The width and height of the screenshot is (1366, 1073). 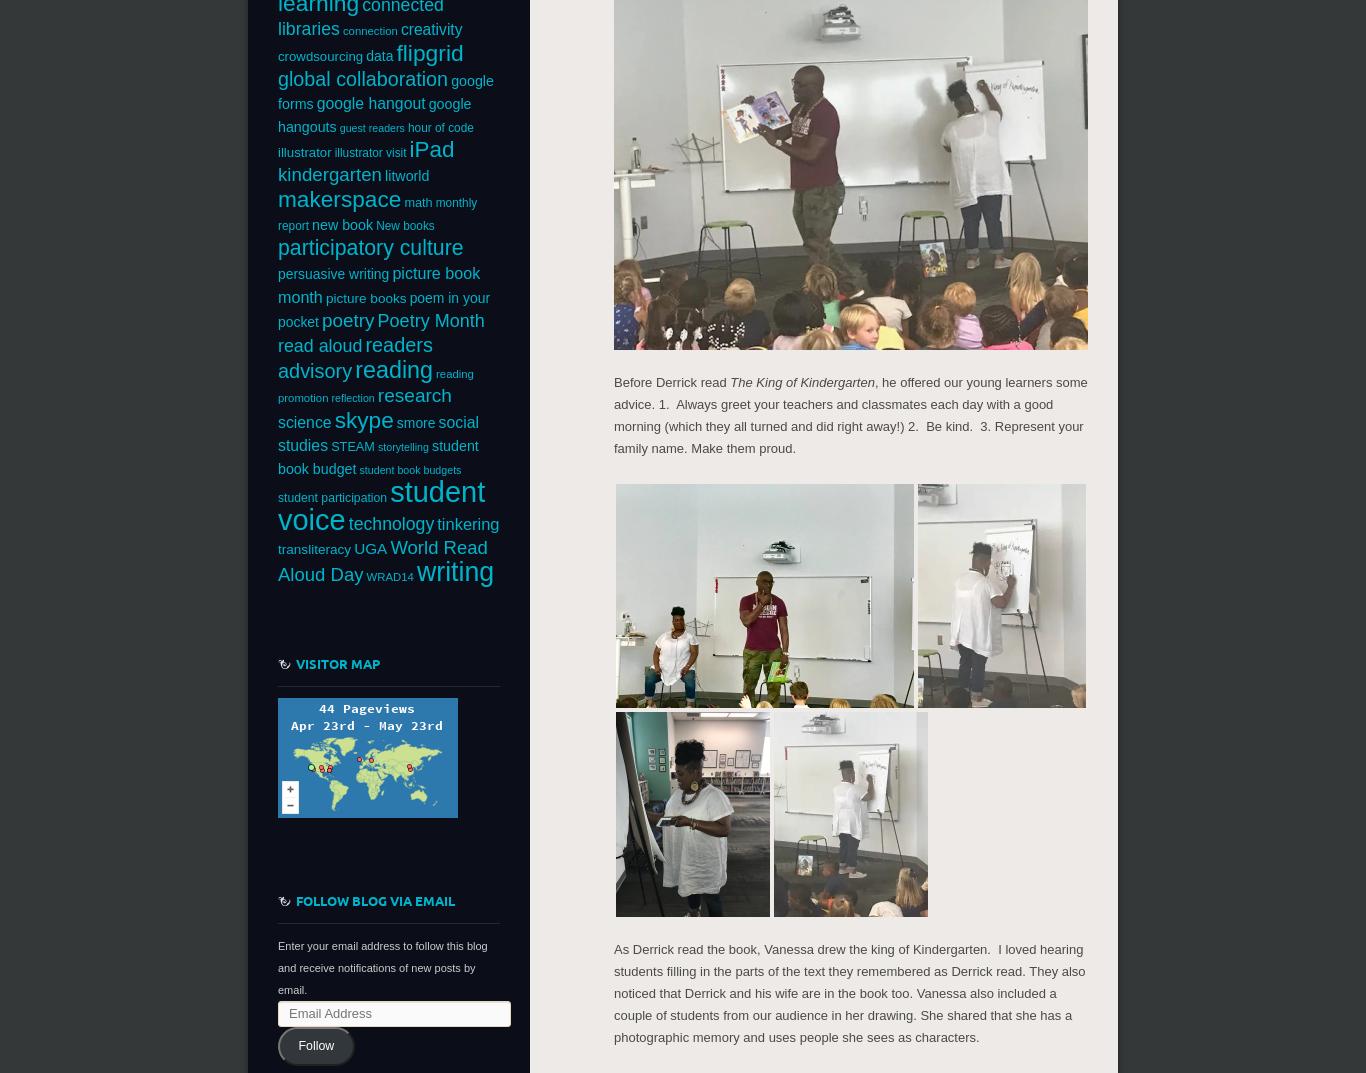 I want to click on 'reading promotion', so click(x=277, y=384).